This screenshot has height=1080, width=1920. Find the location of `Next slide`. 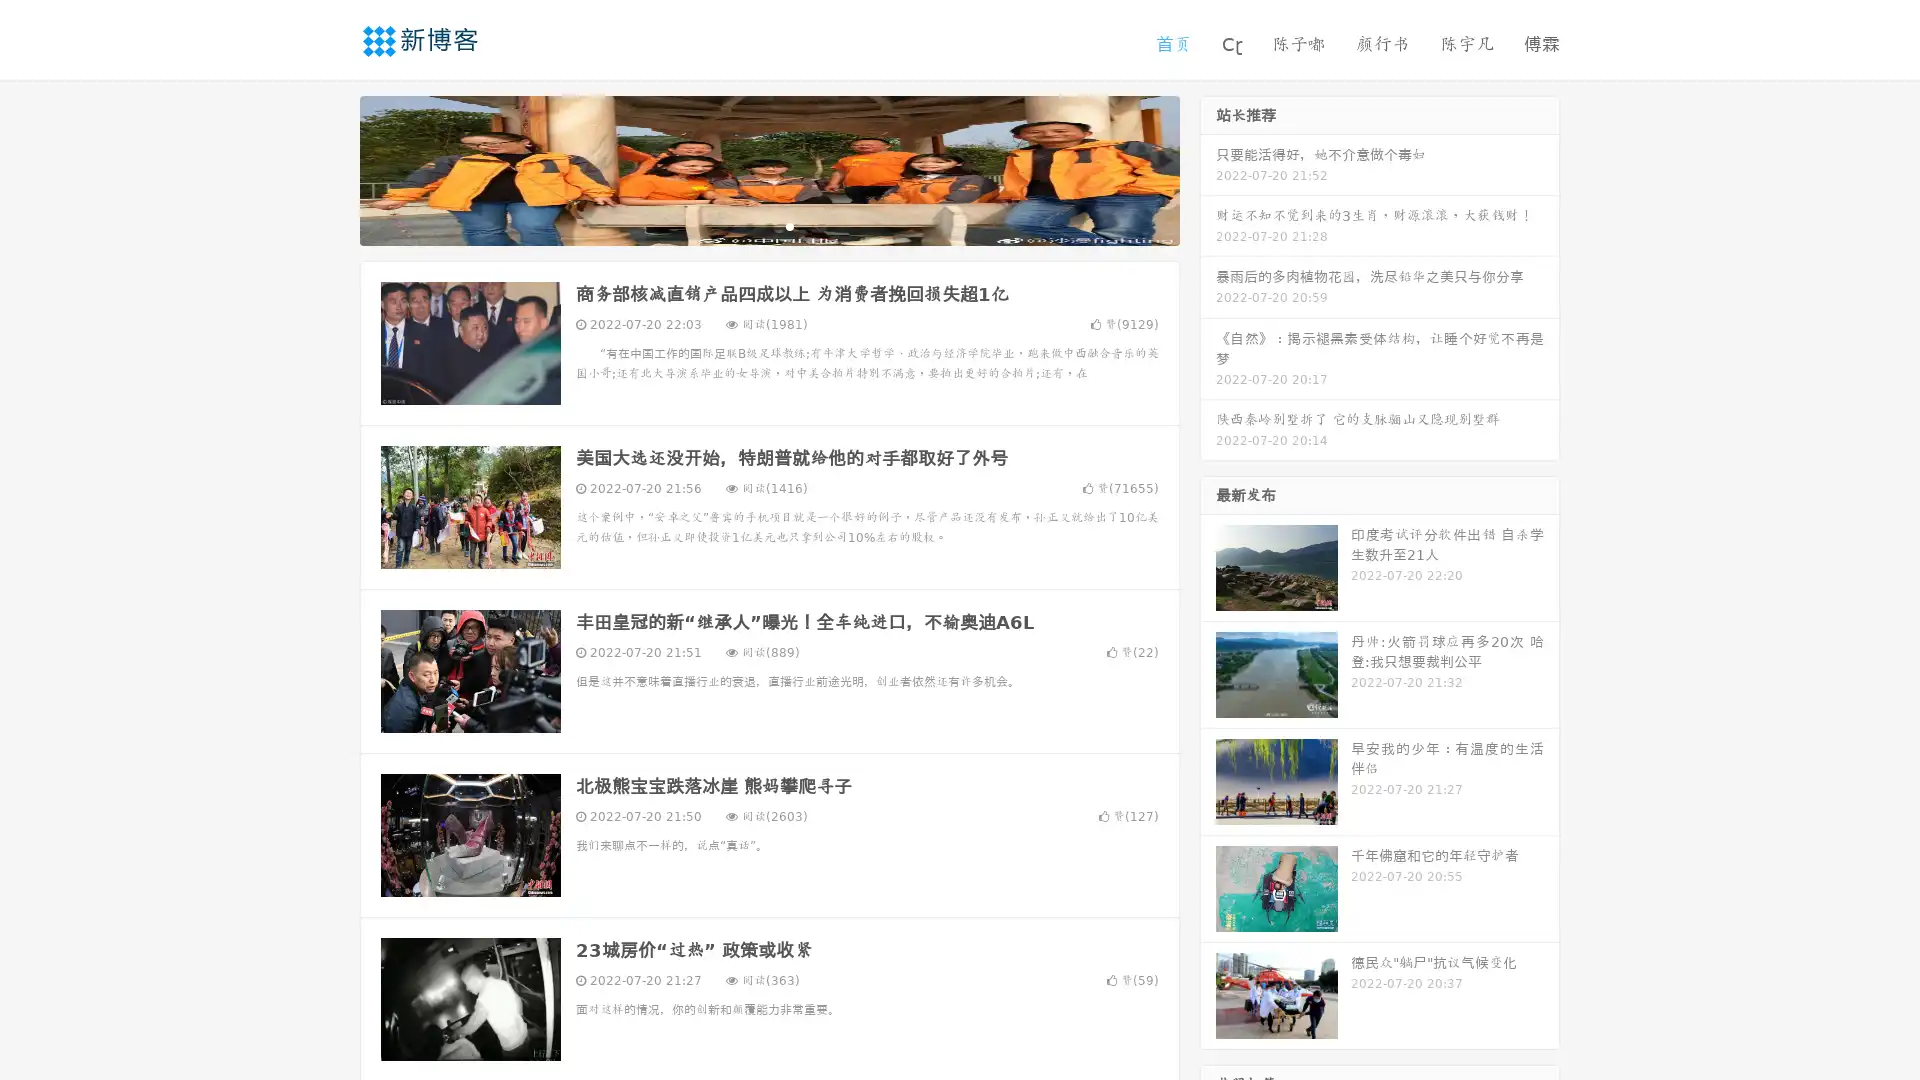

Next slide is located at coordinates (1208, 168).